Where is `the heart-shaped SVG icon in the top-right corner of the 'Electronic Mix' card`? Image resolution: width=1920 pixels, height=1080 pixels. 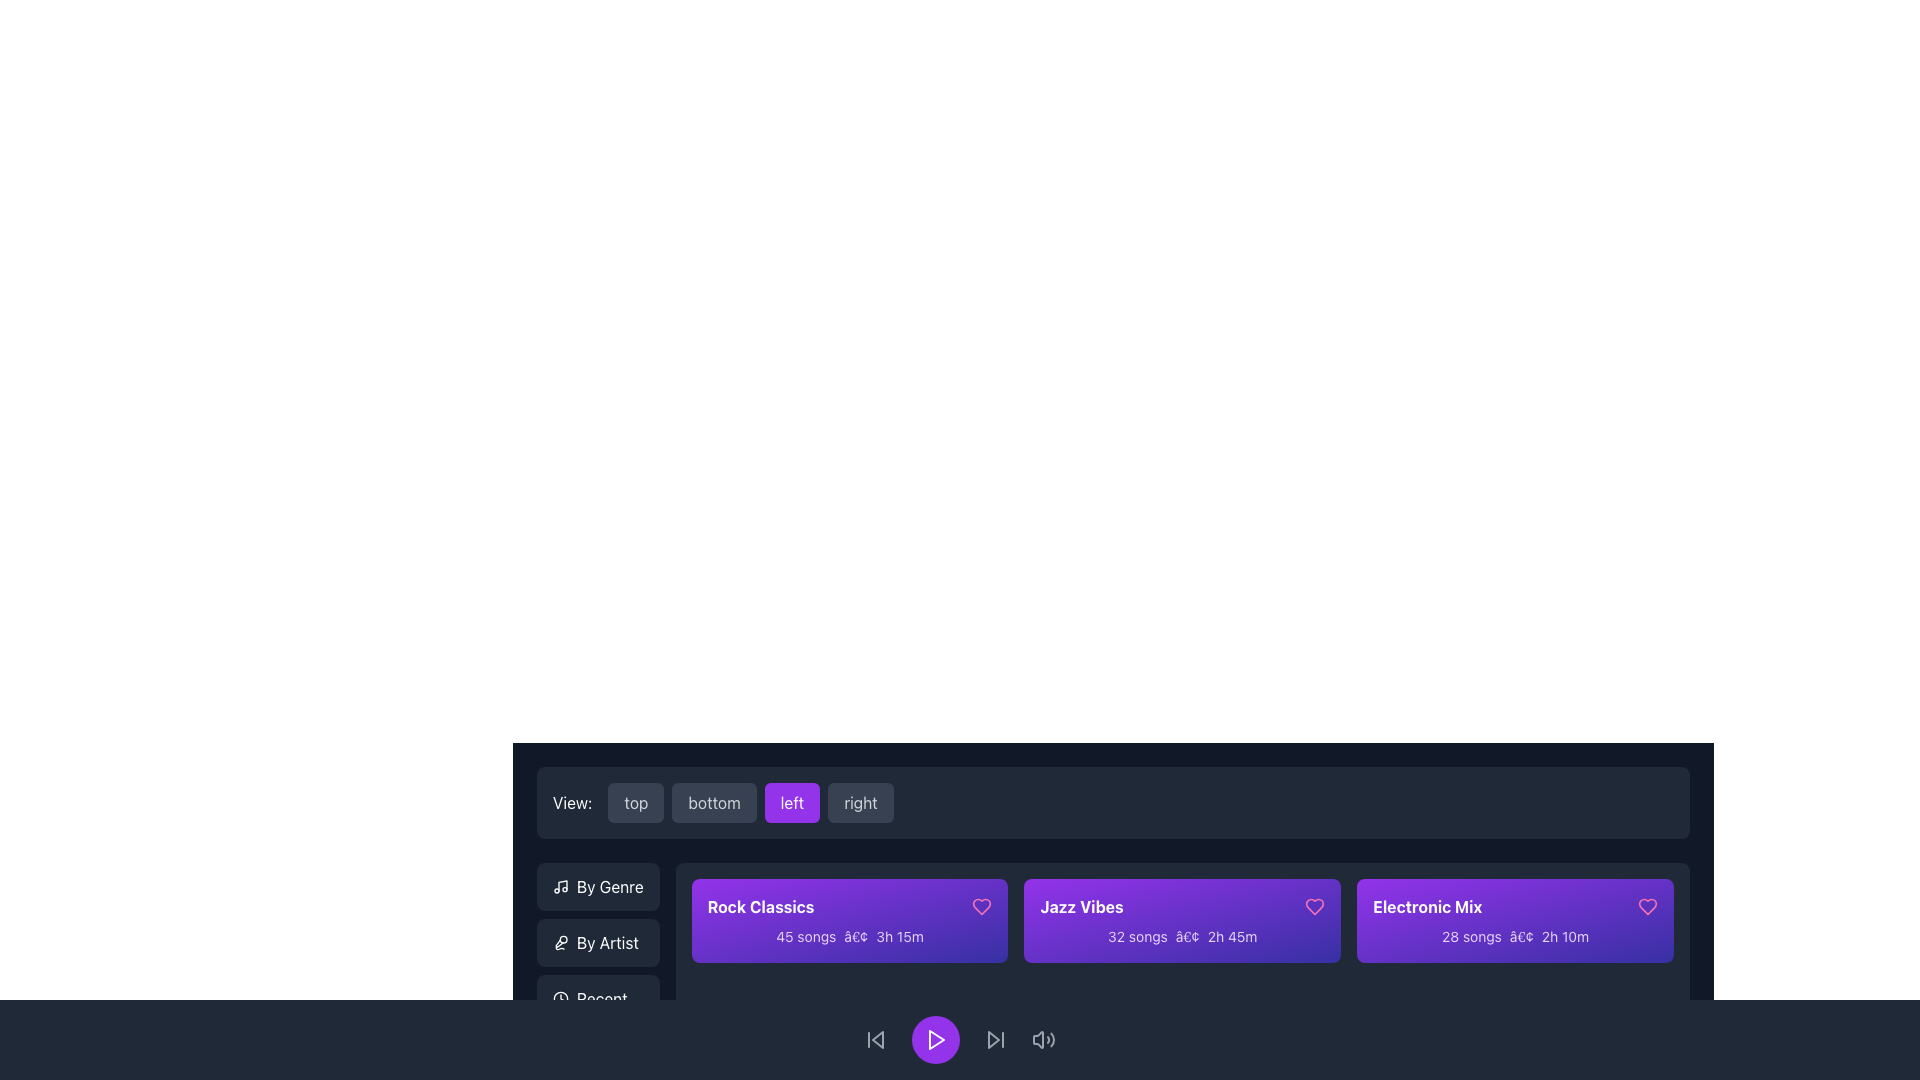 the heart-shaped SVG icon in the top-right corner of the 'Electronic Mix' card is located at coordinates (1647, 906).